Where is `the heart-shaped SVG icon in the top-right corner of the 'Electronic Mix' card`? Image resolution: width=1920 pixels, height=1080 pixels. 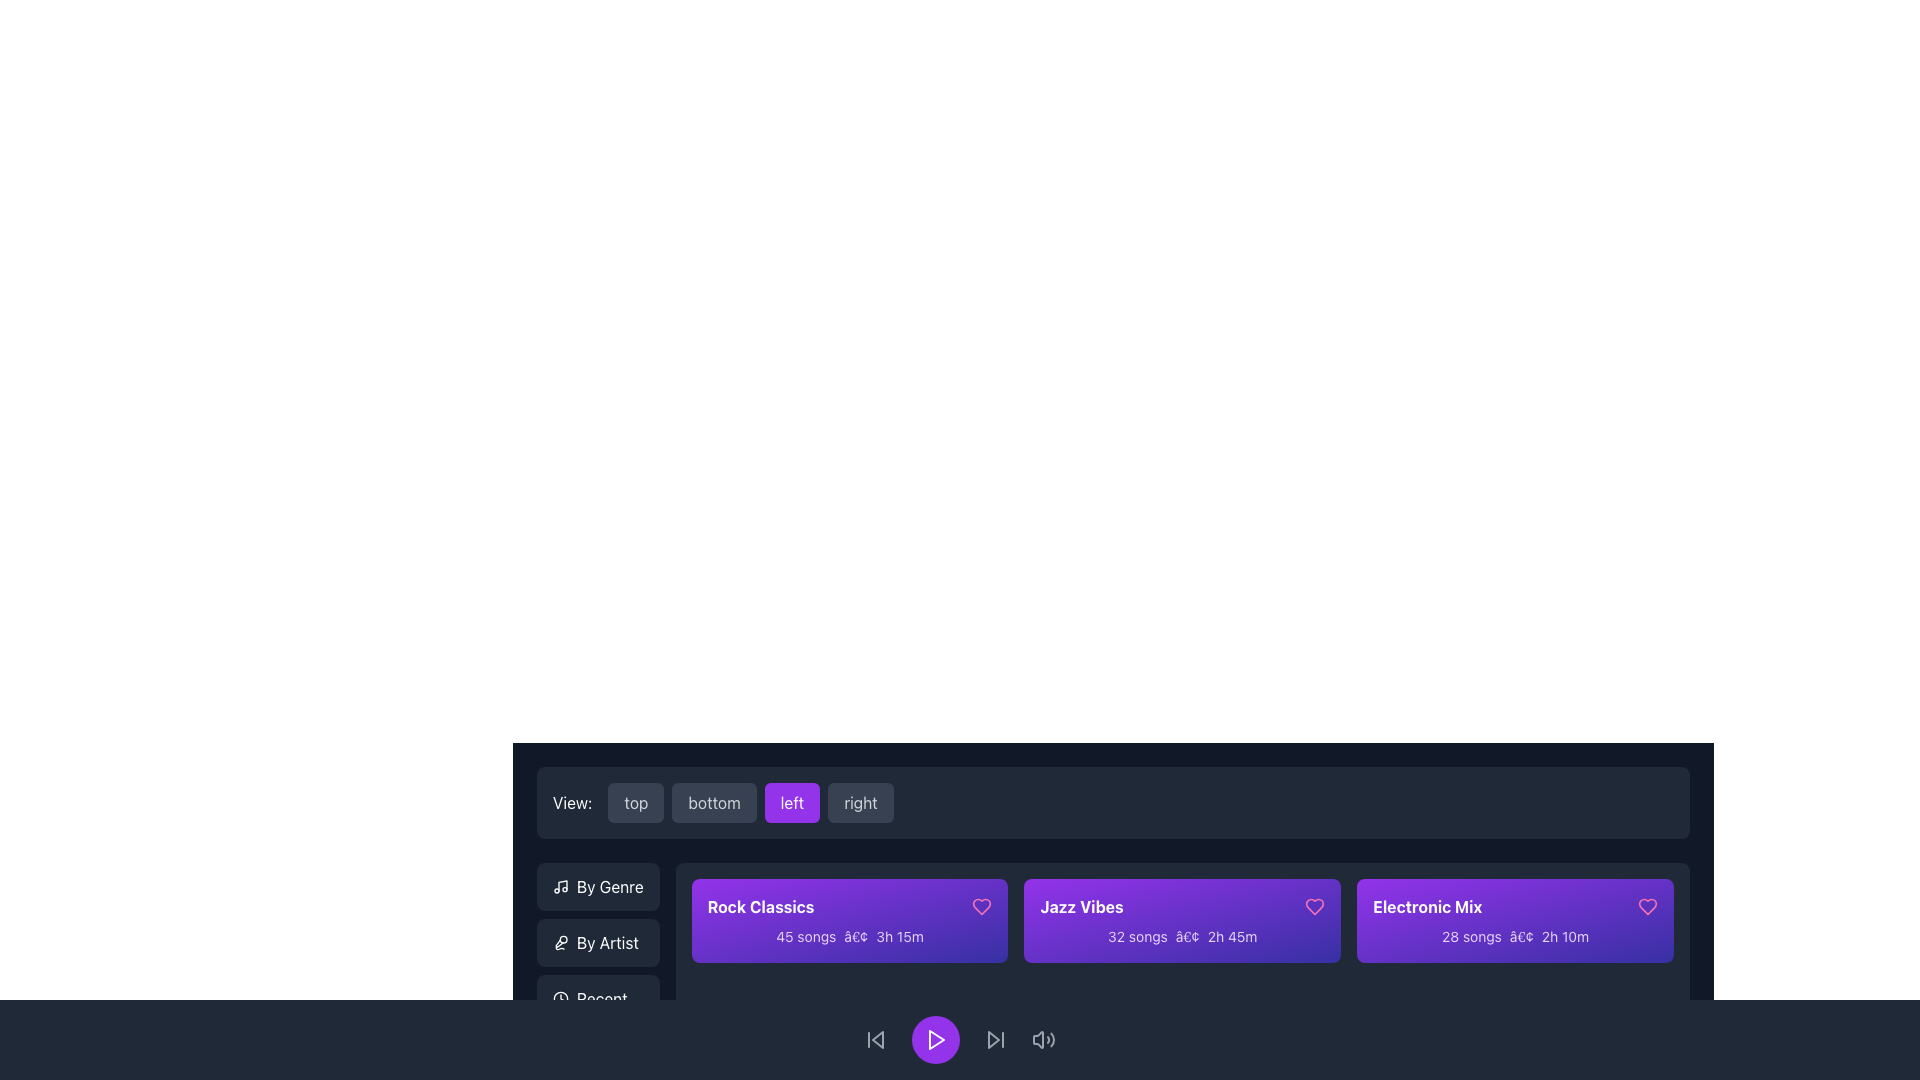 the heart-shaped SVG icon in the top-right corner of the 'Electronic Mix' card is located at coordinates (1647, 906).